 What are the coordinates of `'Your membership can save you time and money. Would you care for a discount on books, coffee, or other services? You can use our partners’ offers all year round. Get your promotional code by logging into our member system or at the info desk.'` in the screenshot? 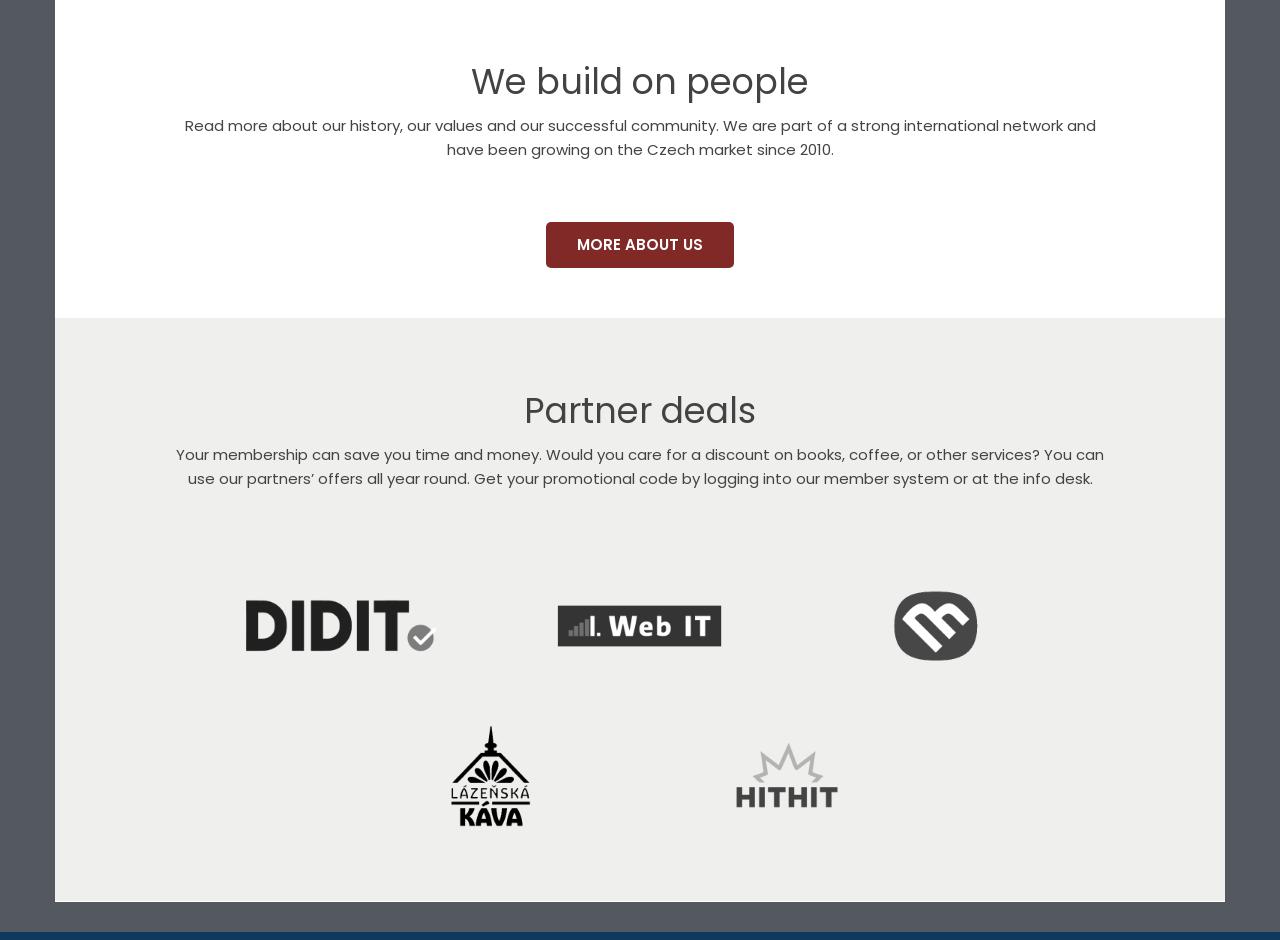 It's located at (640, 465).